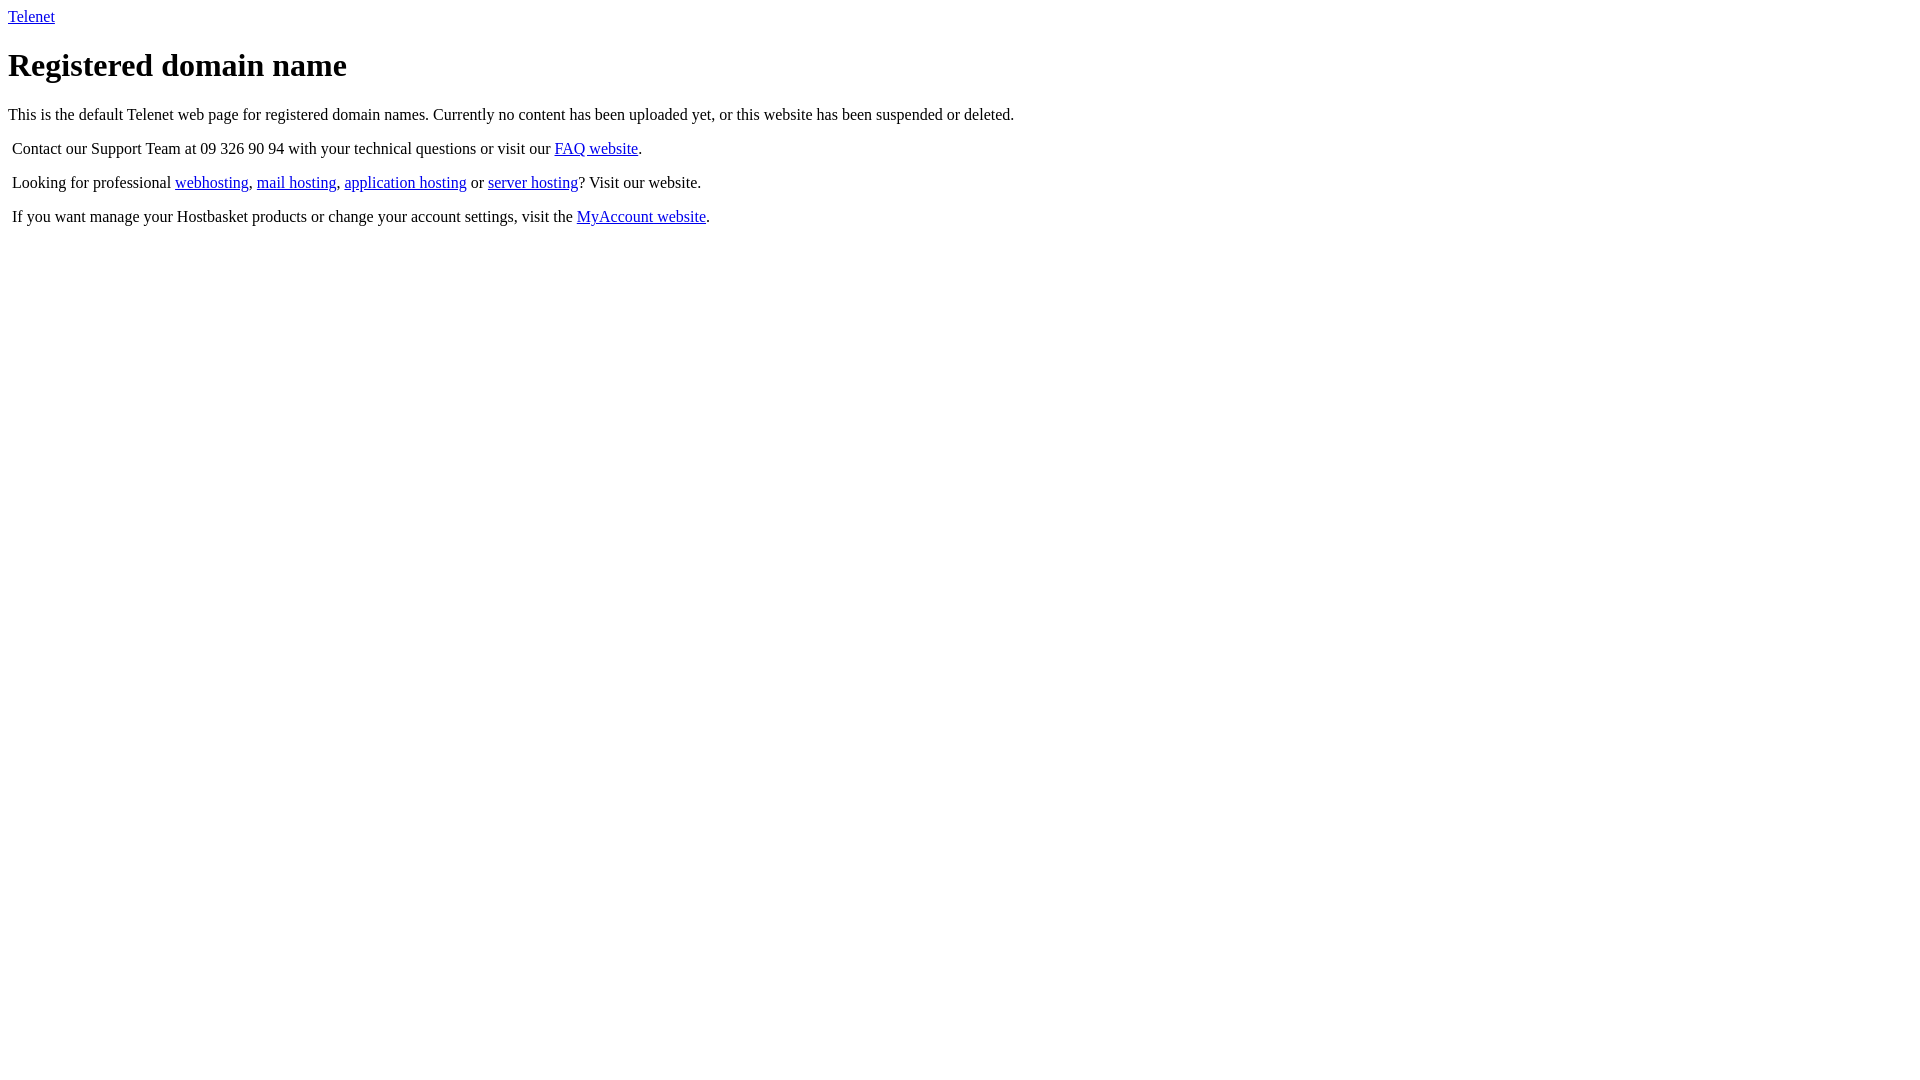 The image size is (1920, 1080). I want to click on 'application hosting', so click(403, 182).